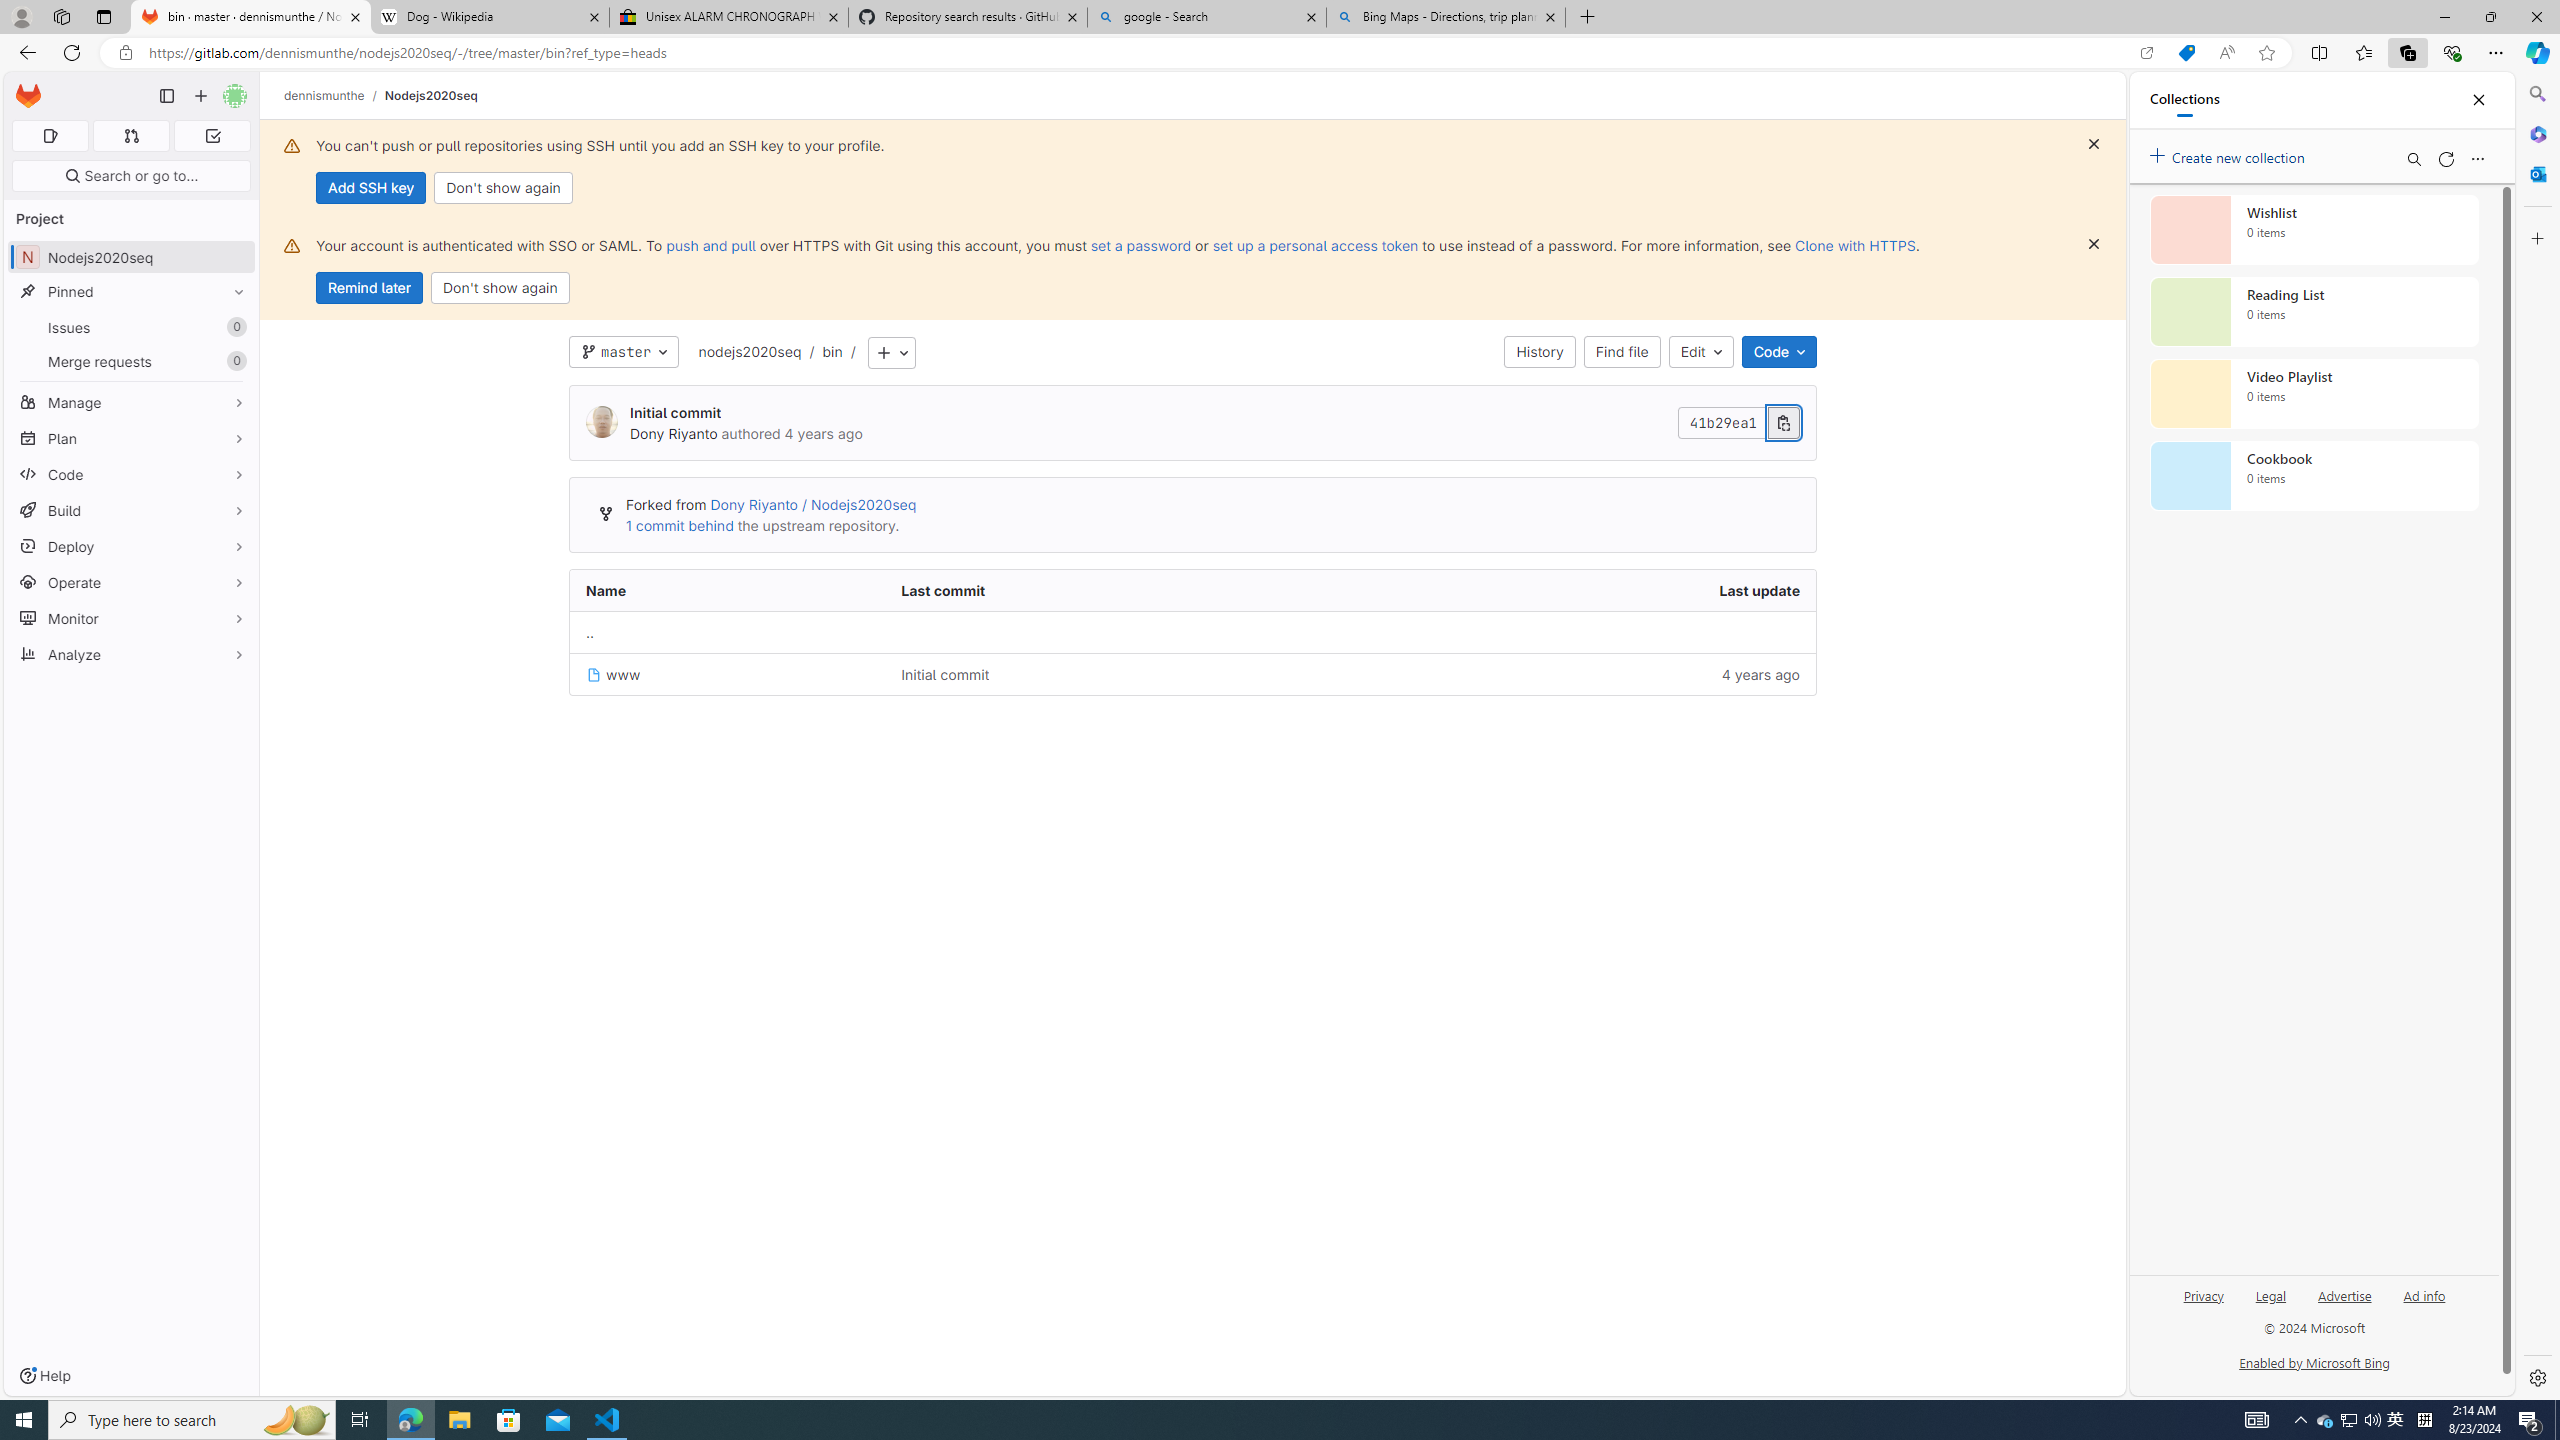 The width and height of the screenshot is (2560, 1440). I want to click on 'Side bar', so click(2537, 735).